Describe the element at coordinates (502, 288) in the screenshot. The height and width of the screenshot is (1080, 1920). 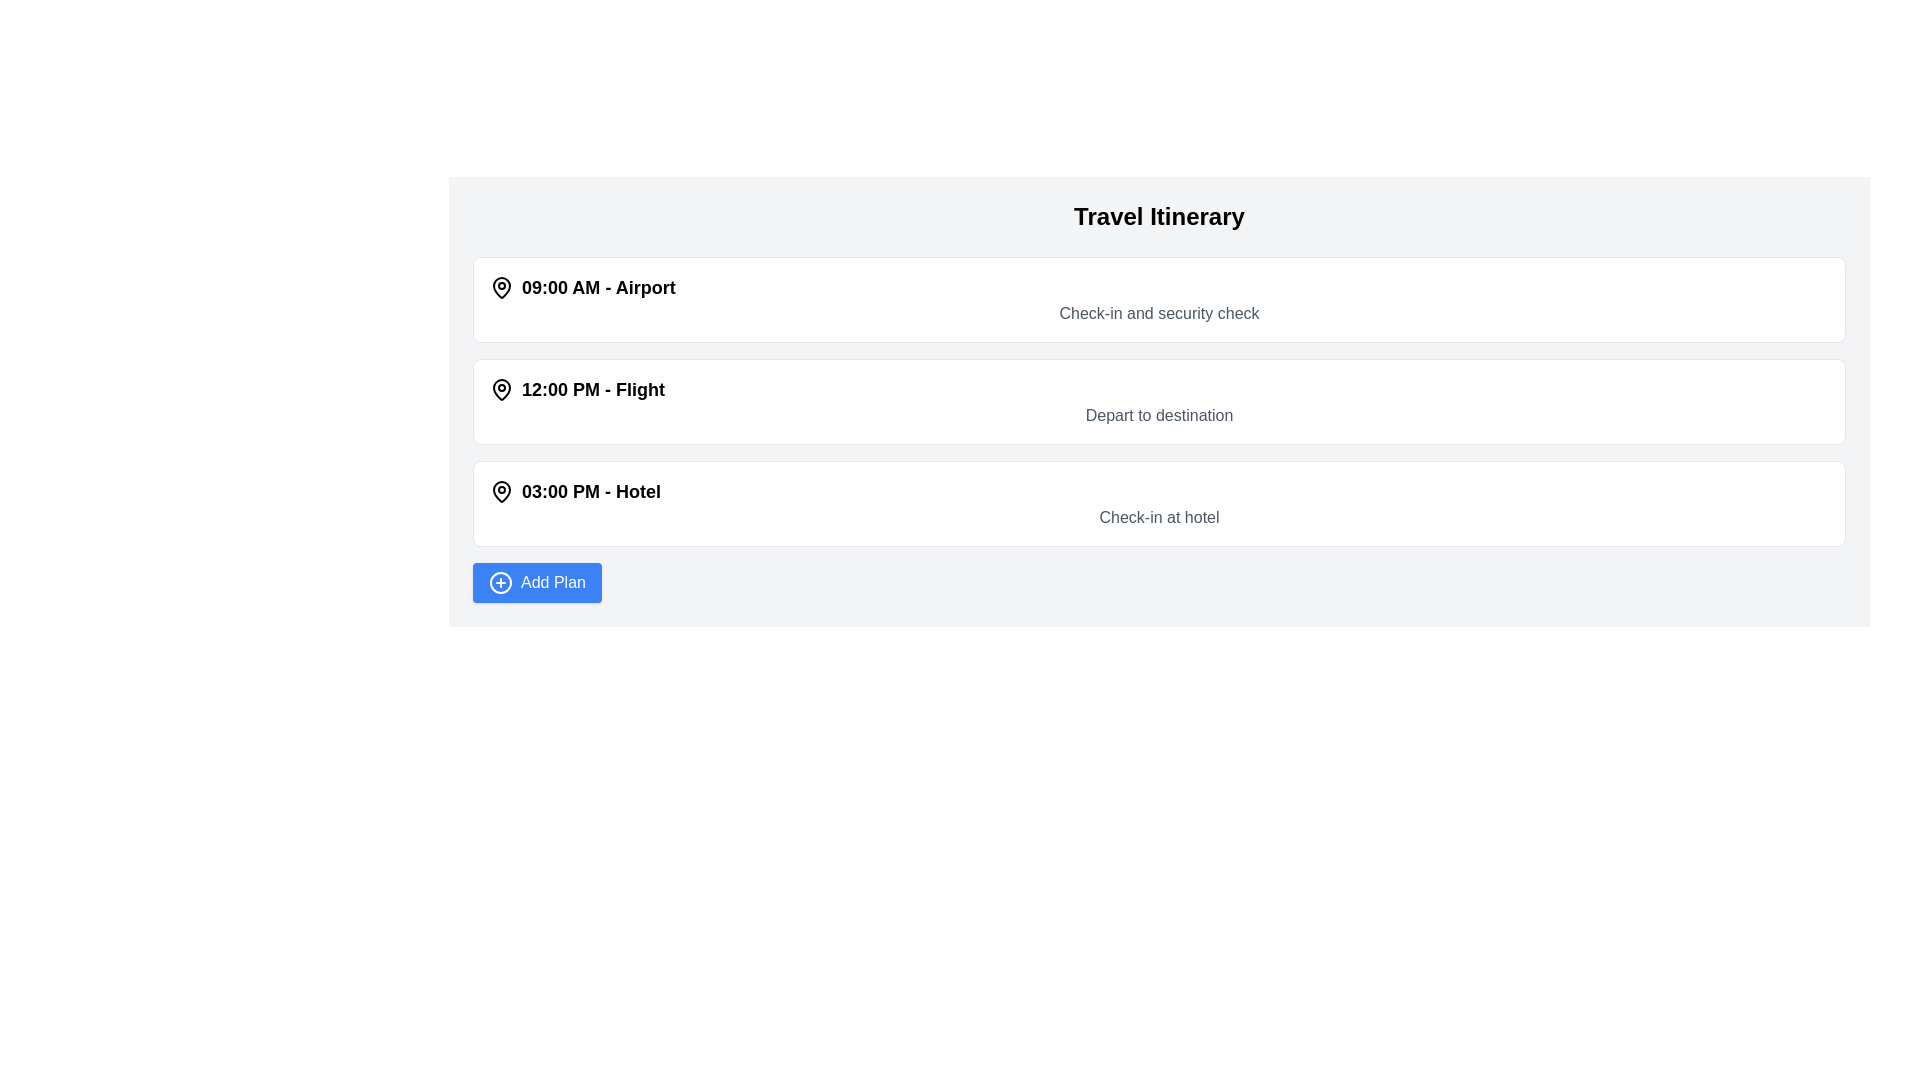
I see `the map pin icon located to the left of the text '09:00 AM - Airport' in the first entry of the itinerary list if it is interactive` at that location.